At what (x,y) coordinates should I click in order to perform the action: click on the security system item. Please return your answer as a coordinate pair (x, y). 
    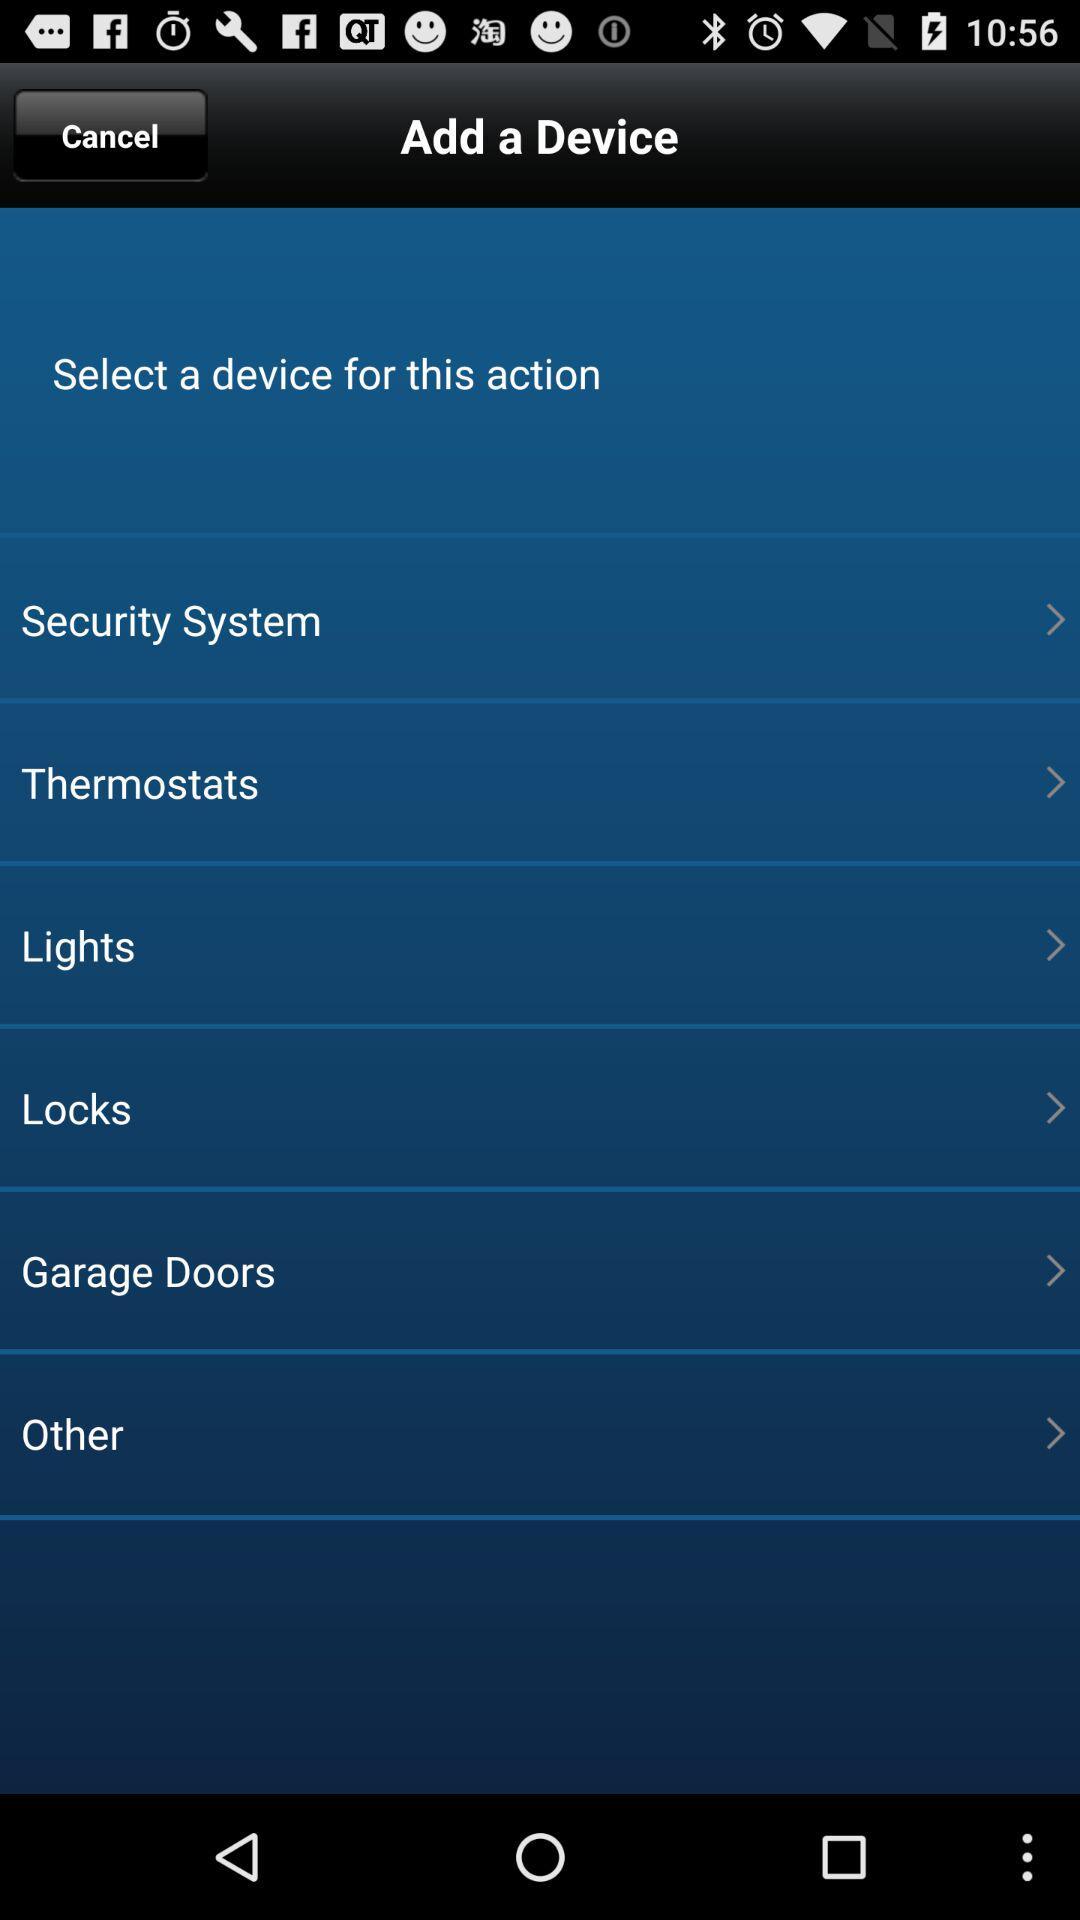
    Looking at the image, I should click on (532, 618).